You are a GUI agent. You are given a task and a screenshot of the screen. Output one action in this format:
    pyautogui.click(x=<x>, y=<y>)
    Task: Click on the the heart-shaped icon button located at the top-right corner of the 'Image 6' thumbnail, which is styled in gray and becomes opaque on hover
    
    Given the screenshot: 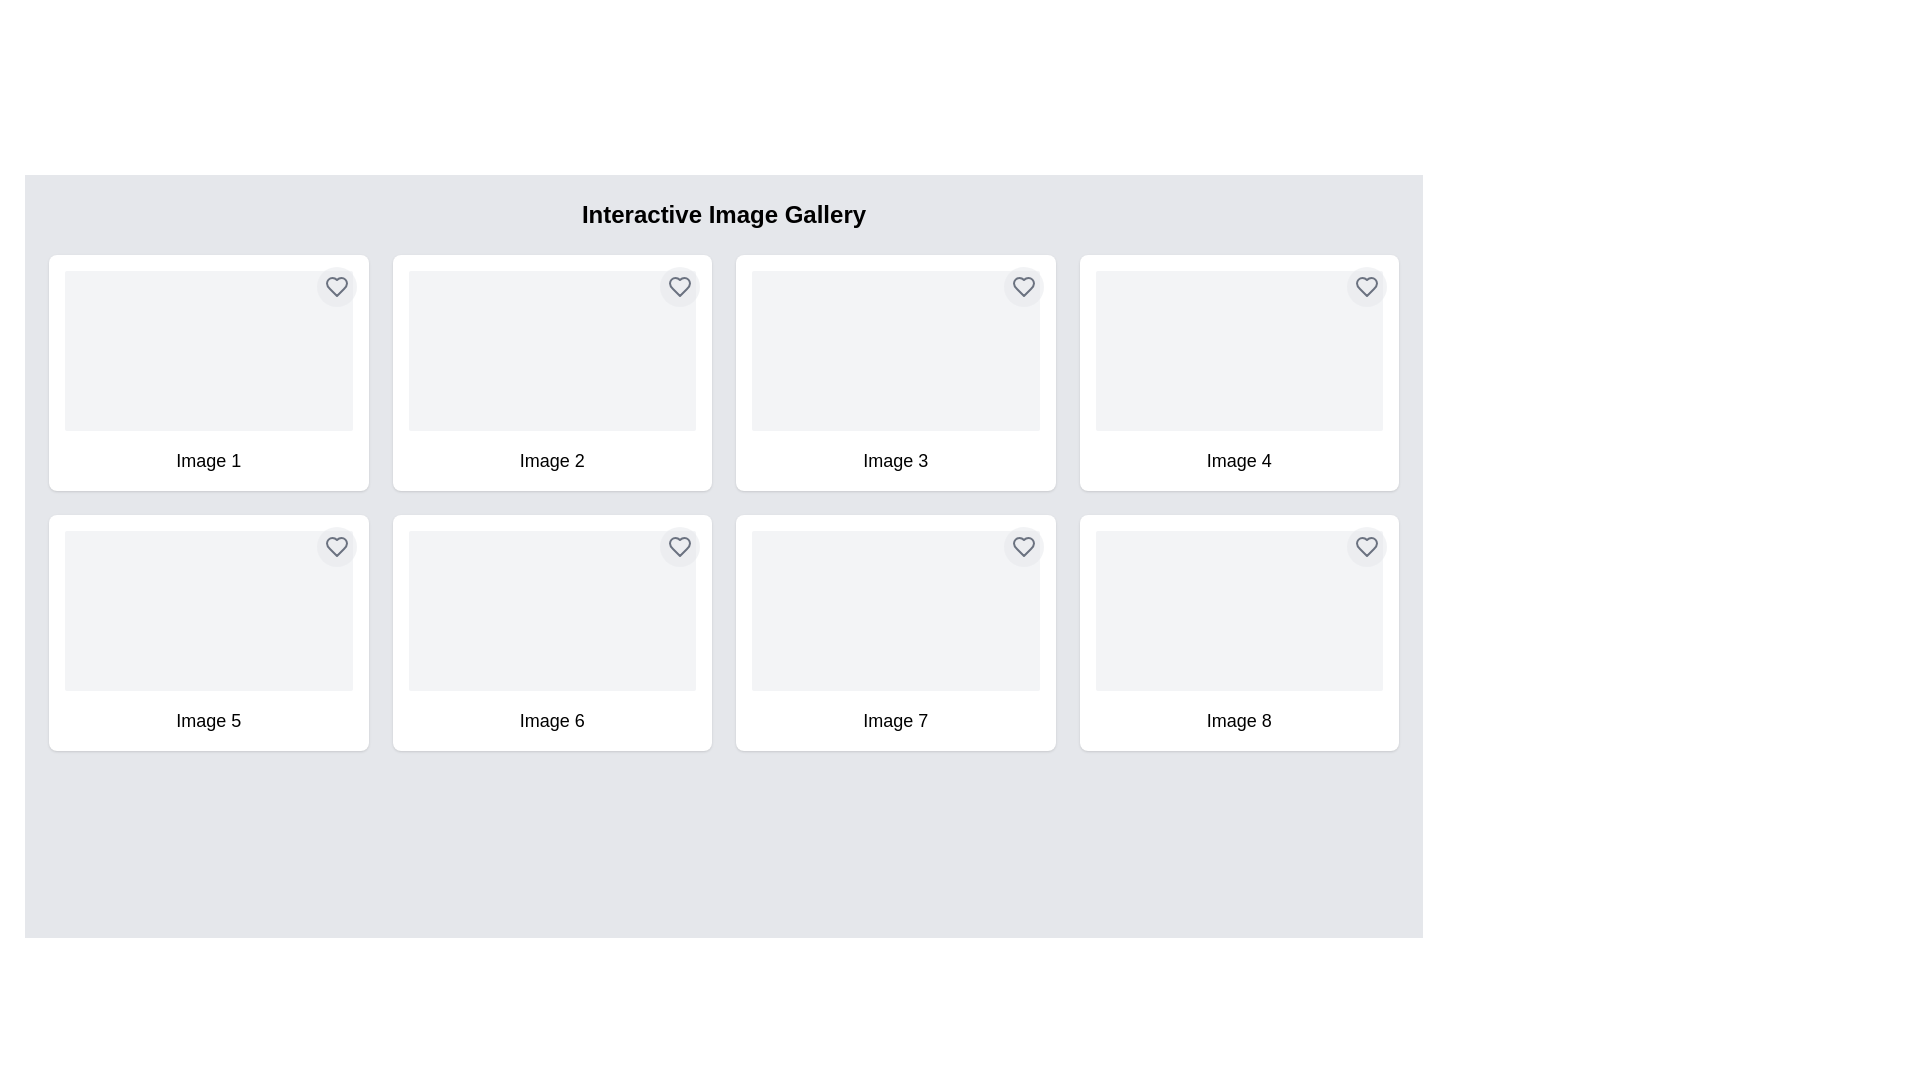 What is the action you would take?
    pyautogui.click(x=680, y=547)
    